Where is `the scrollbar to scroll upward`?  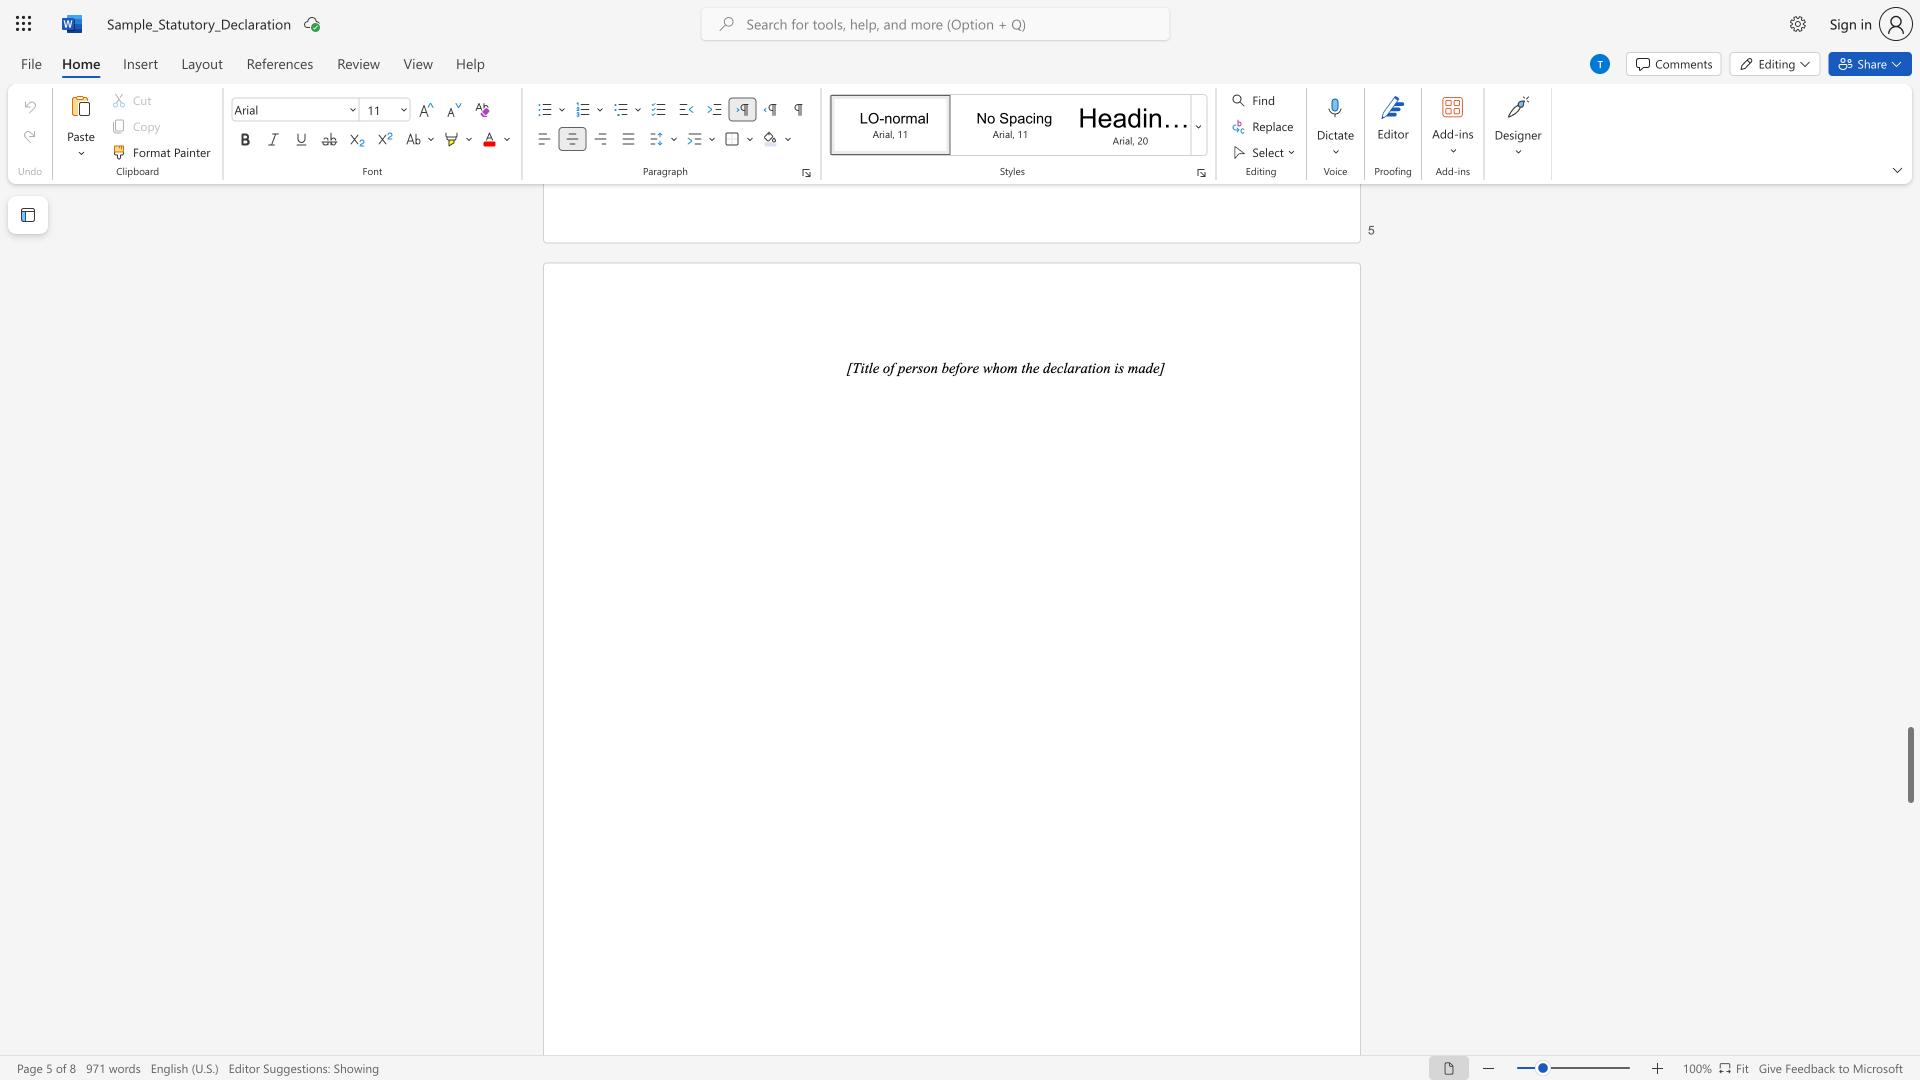 the scrollbar to scroll upward is located at coordinates (1909, 579).